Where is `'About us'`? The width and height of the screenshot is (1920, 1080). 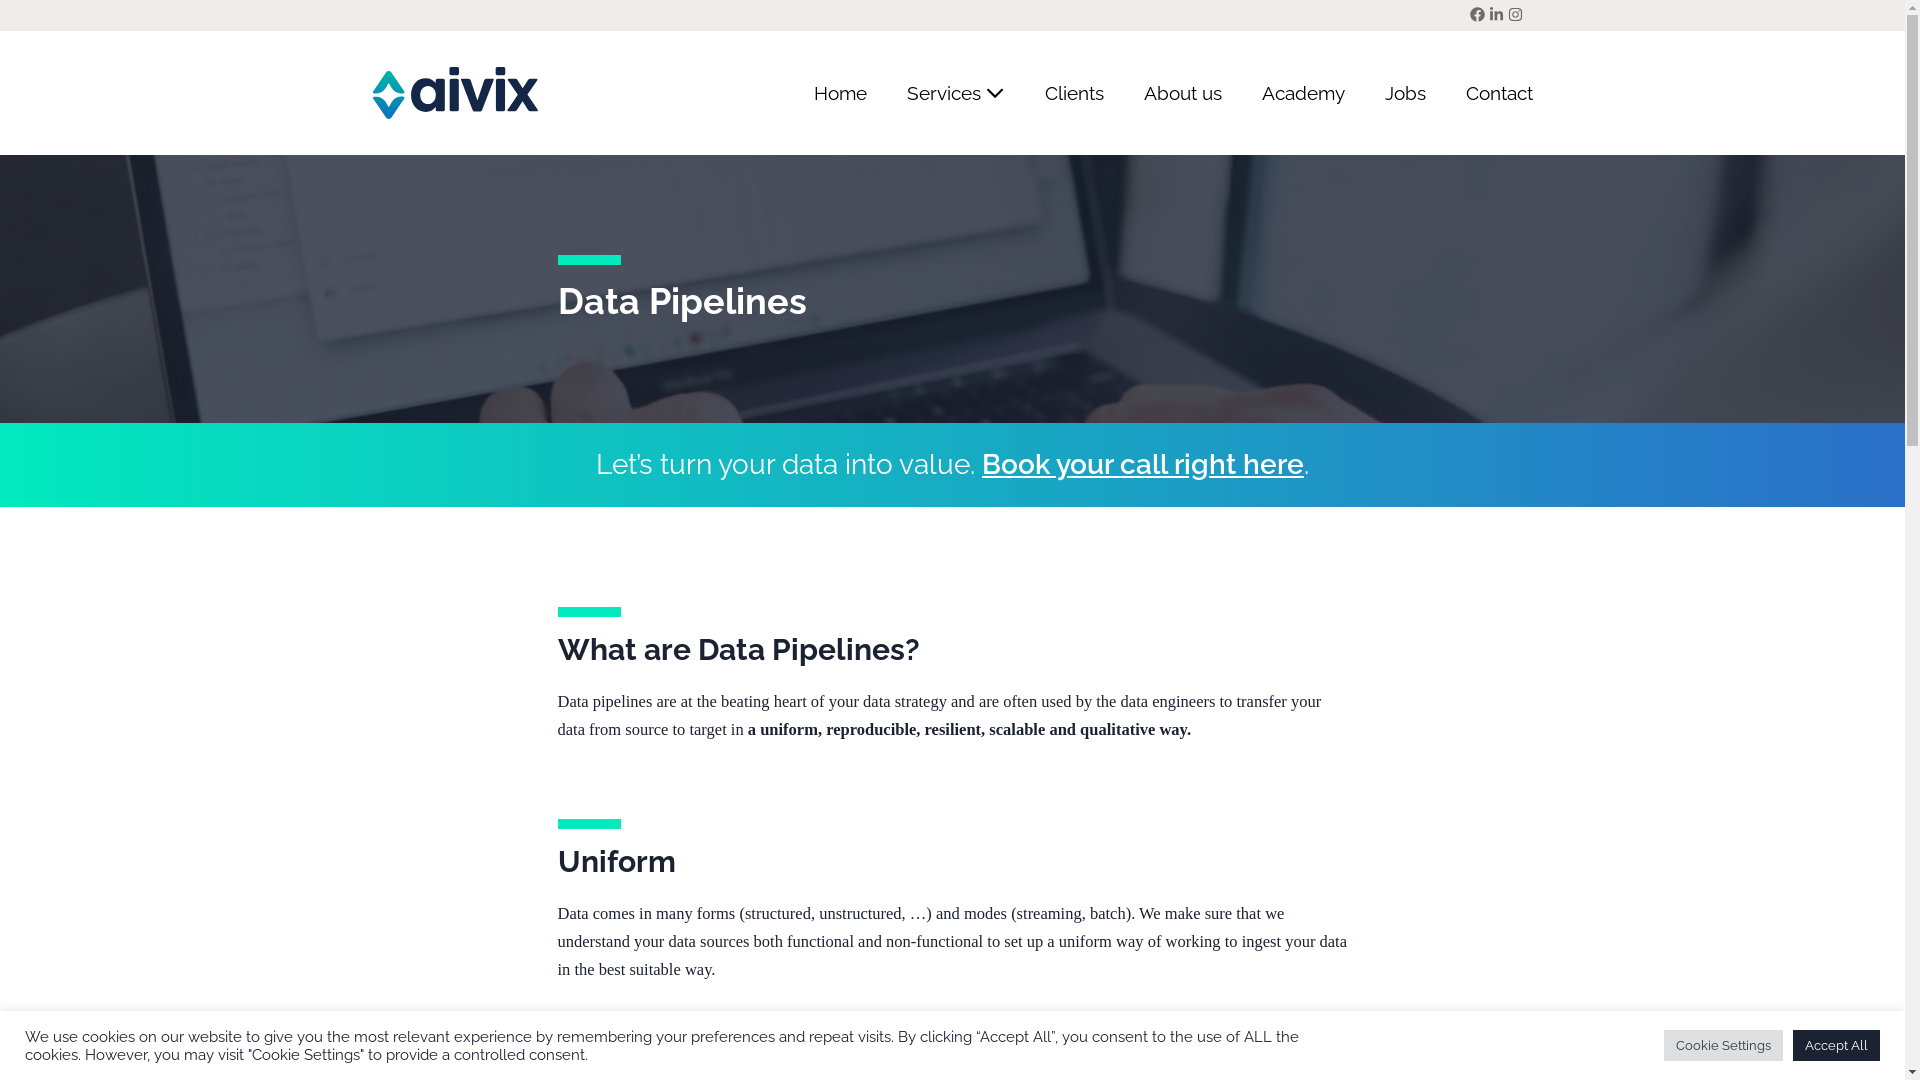 'About us' is located at coordinates (1182, 92).